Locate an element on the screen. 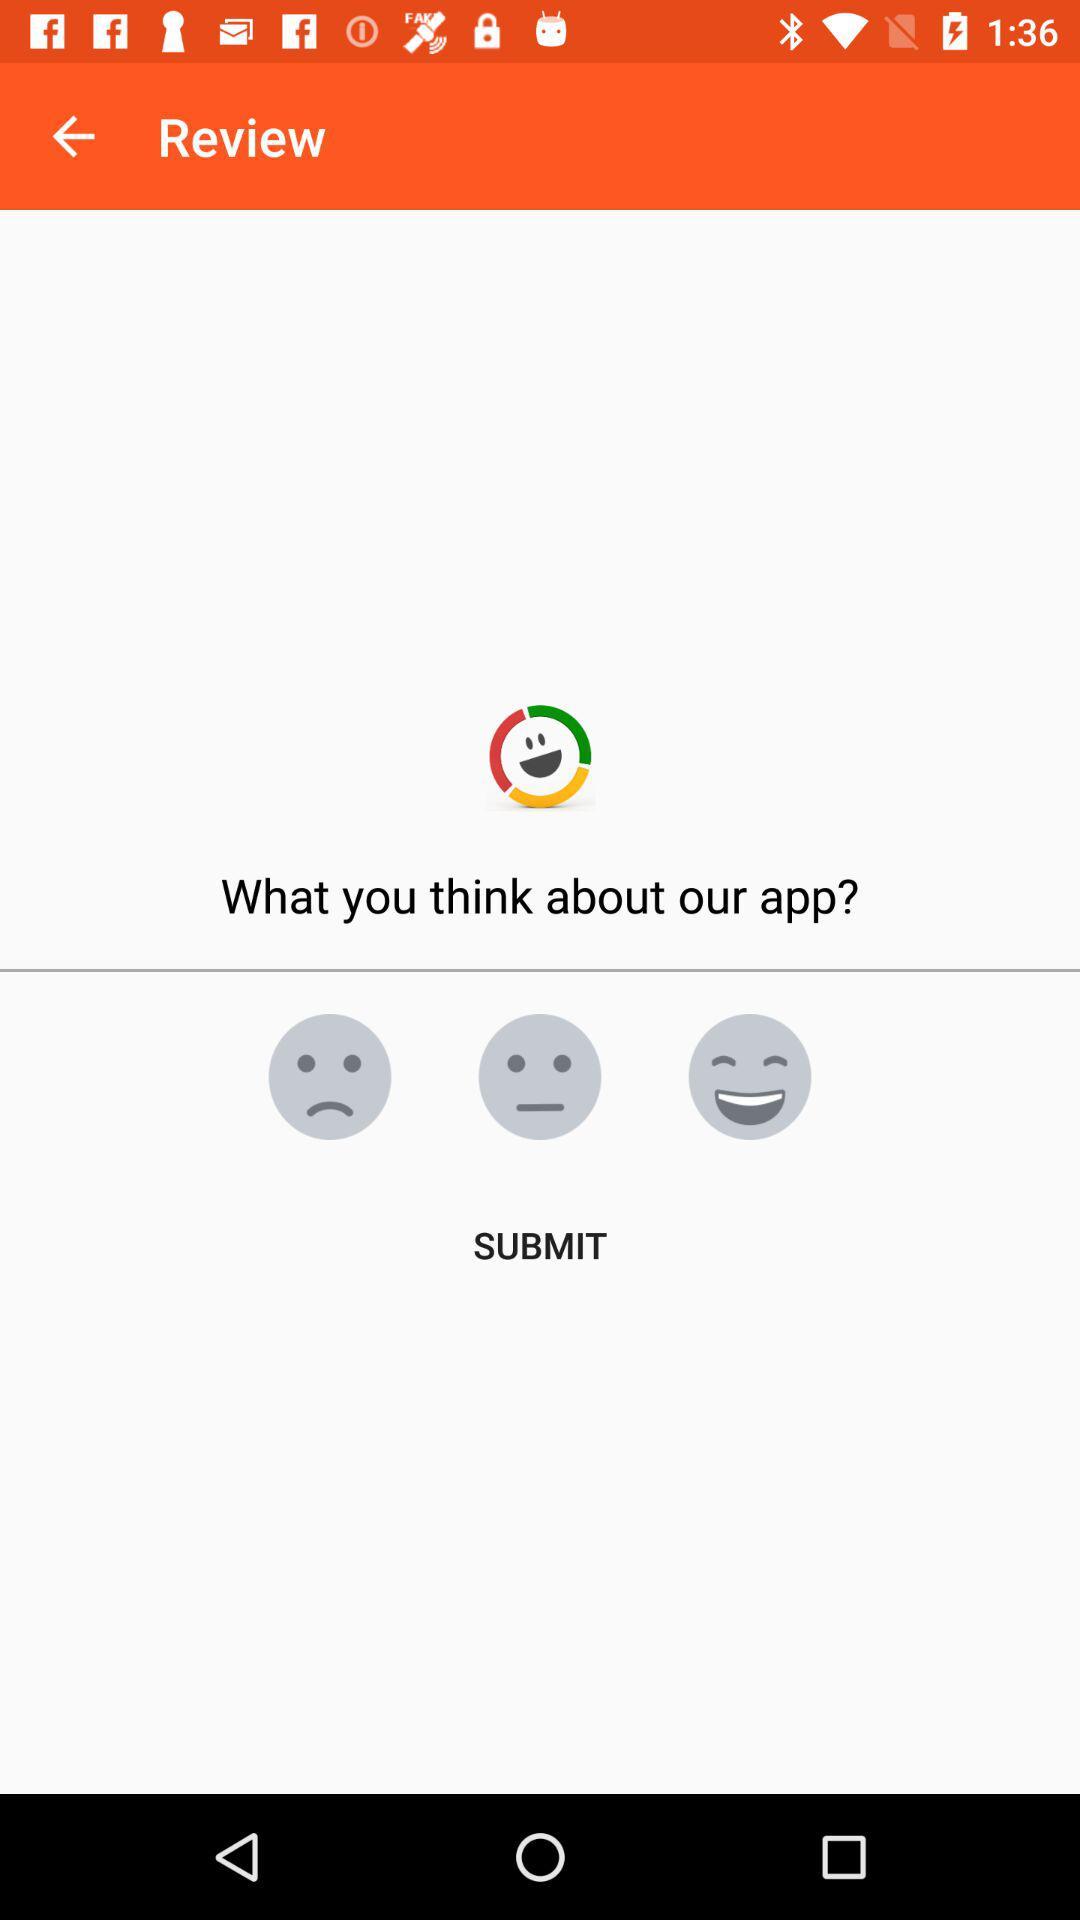  icon to the left of review item is located at coordinates (72, 135).